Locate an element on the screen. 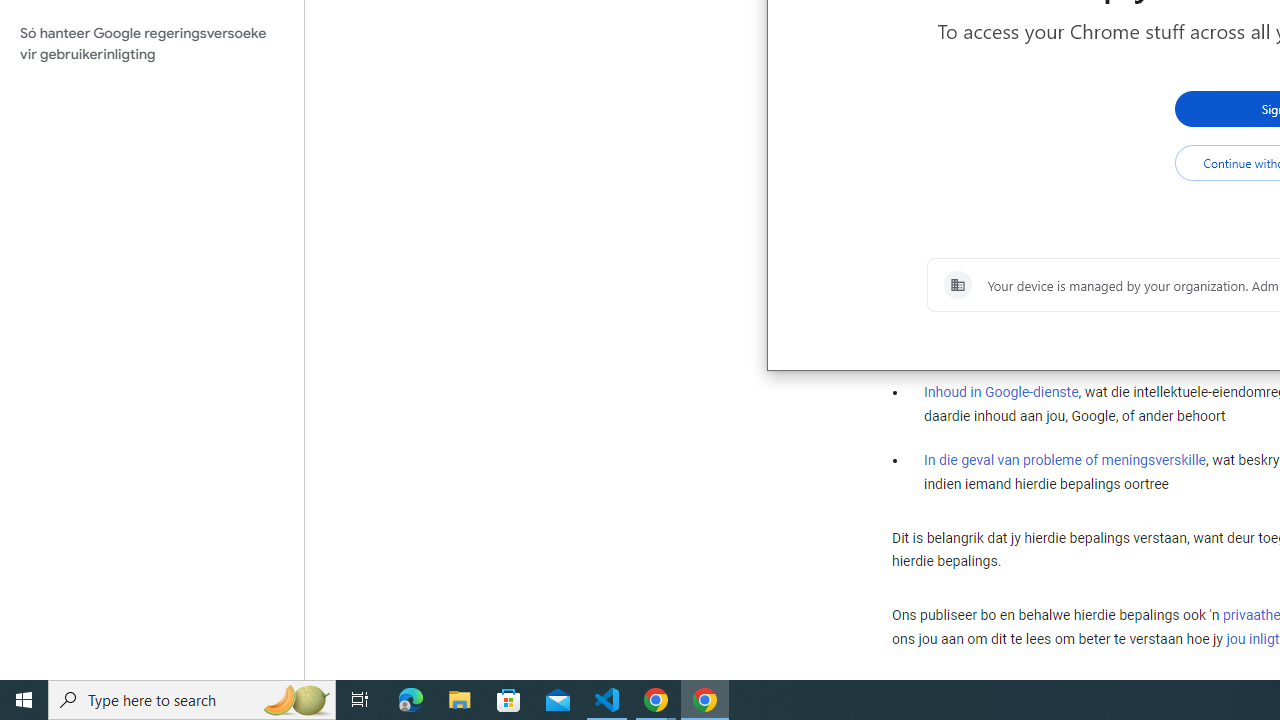 Image resolution: width=1280 pixels, height=720 pixels. 'Search highlights icon opens search home window' is located at coordinates (294, 698).